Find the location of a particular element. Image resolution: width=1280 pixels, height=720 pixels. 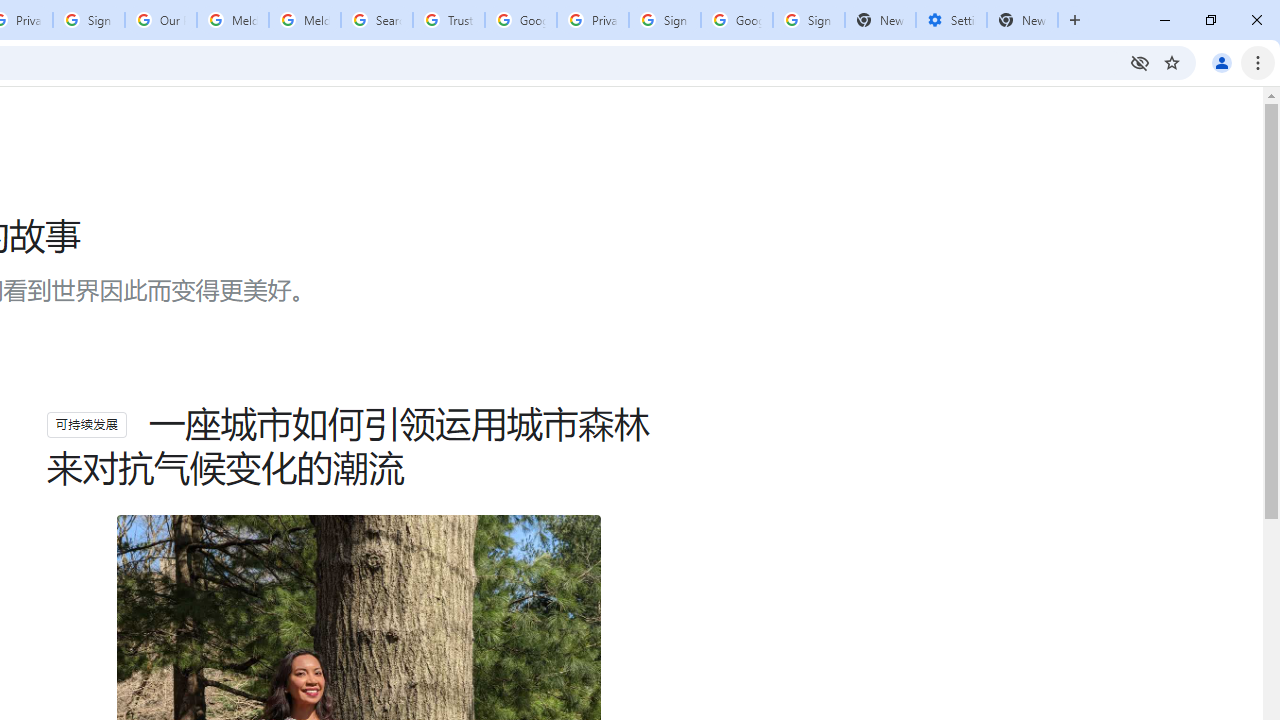

'Sign in - Google Accounts' is located at coordinates (664, 20).